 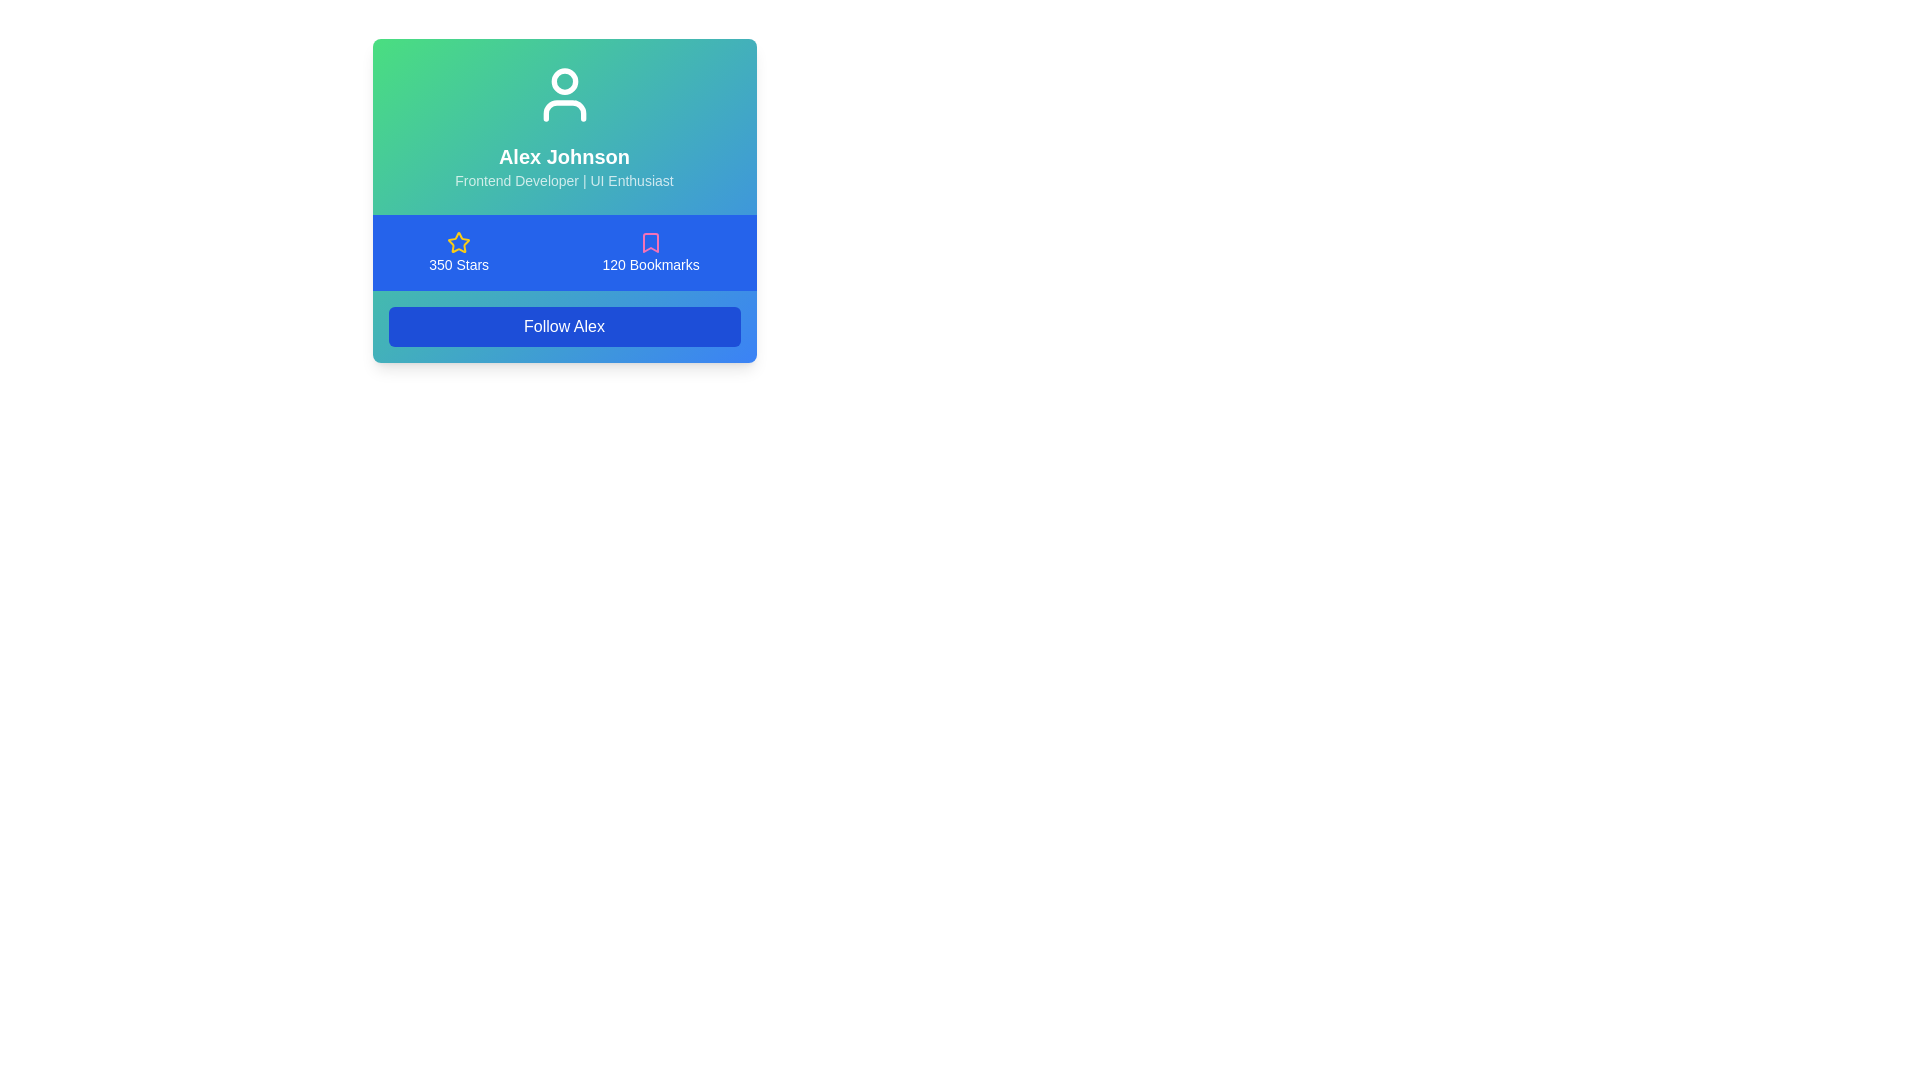 What do you see at coordinates (458, 252) in the screenshot?
I see `the Label with an icon that indicates a count of 350 stars, located in the horizontal blue segment at the lower section of the interface` at bounding box center [458, 252].